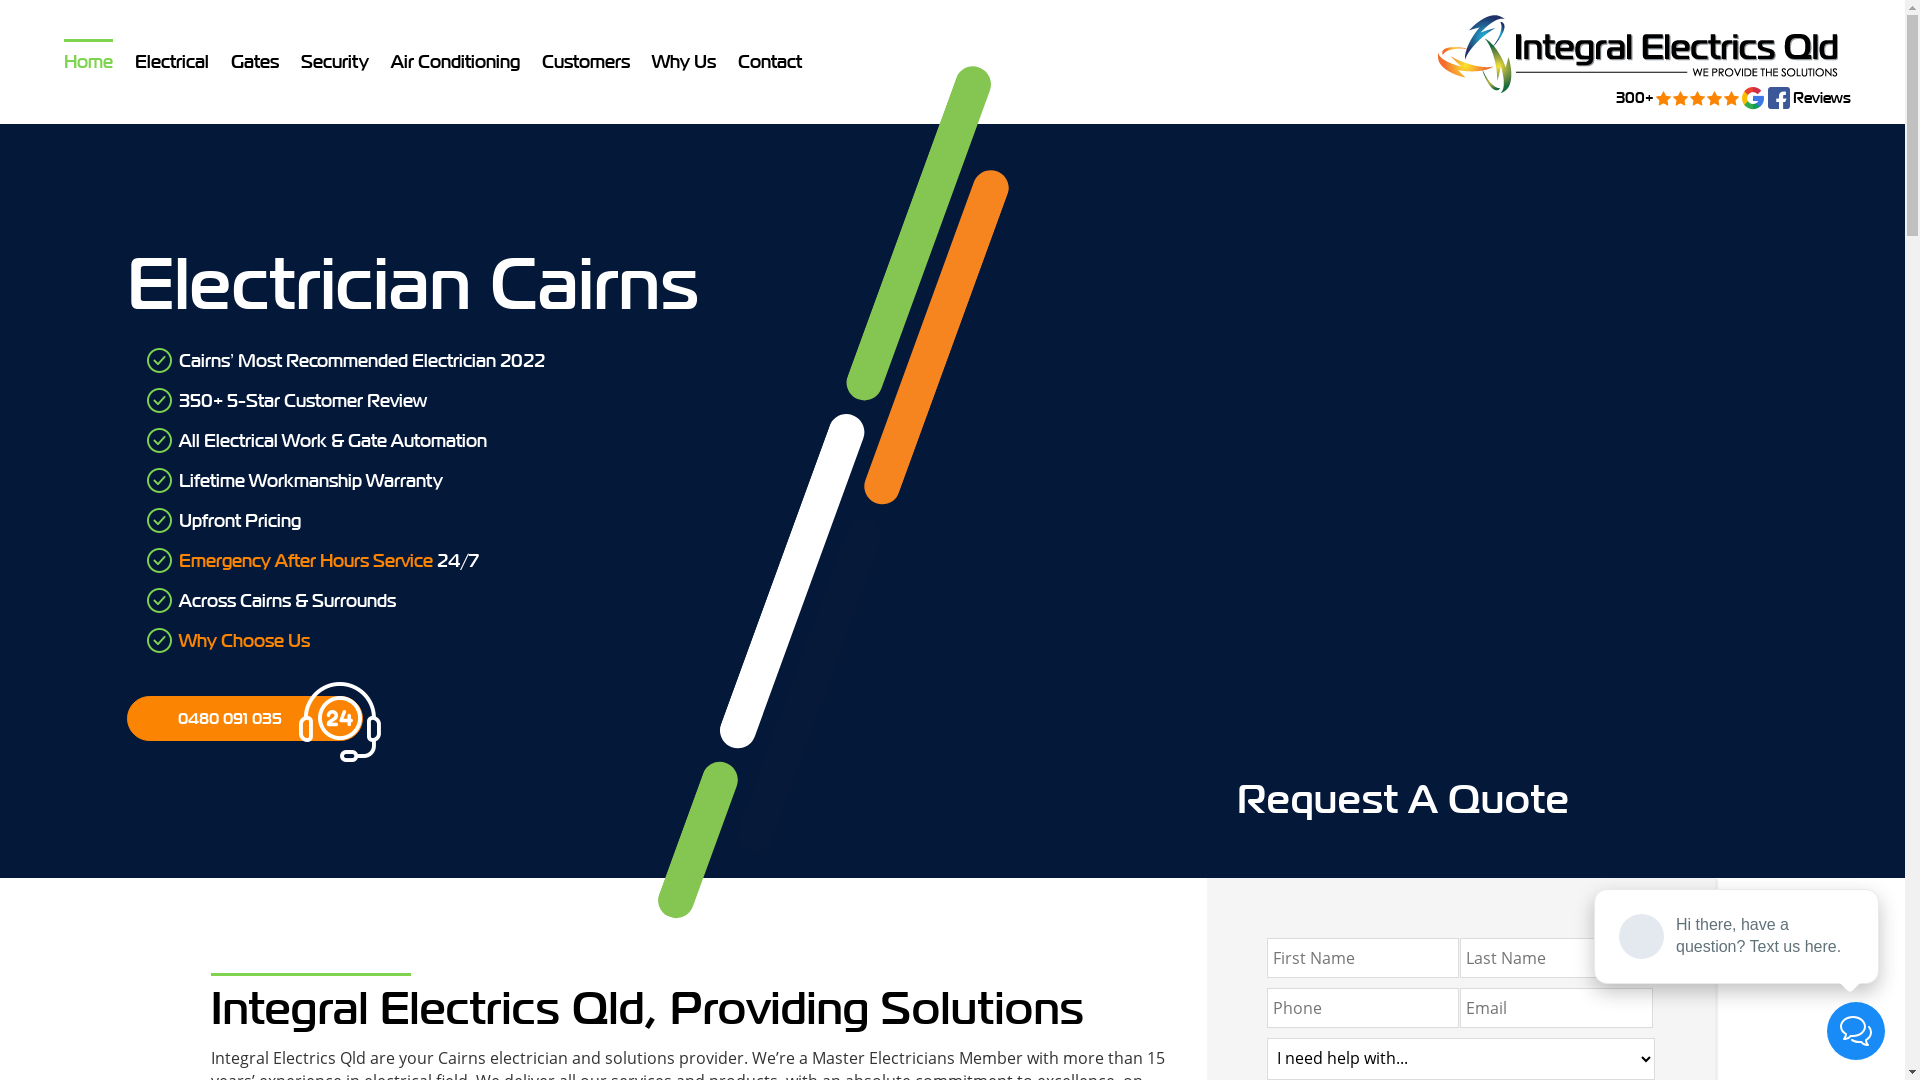  Describe the element at coordinates (172, 60) in the screenshot. I see `'Electrical'` at that location.